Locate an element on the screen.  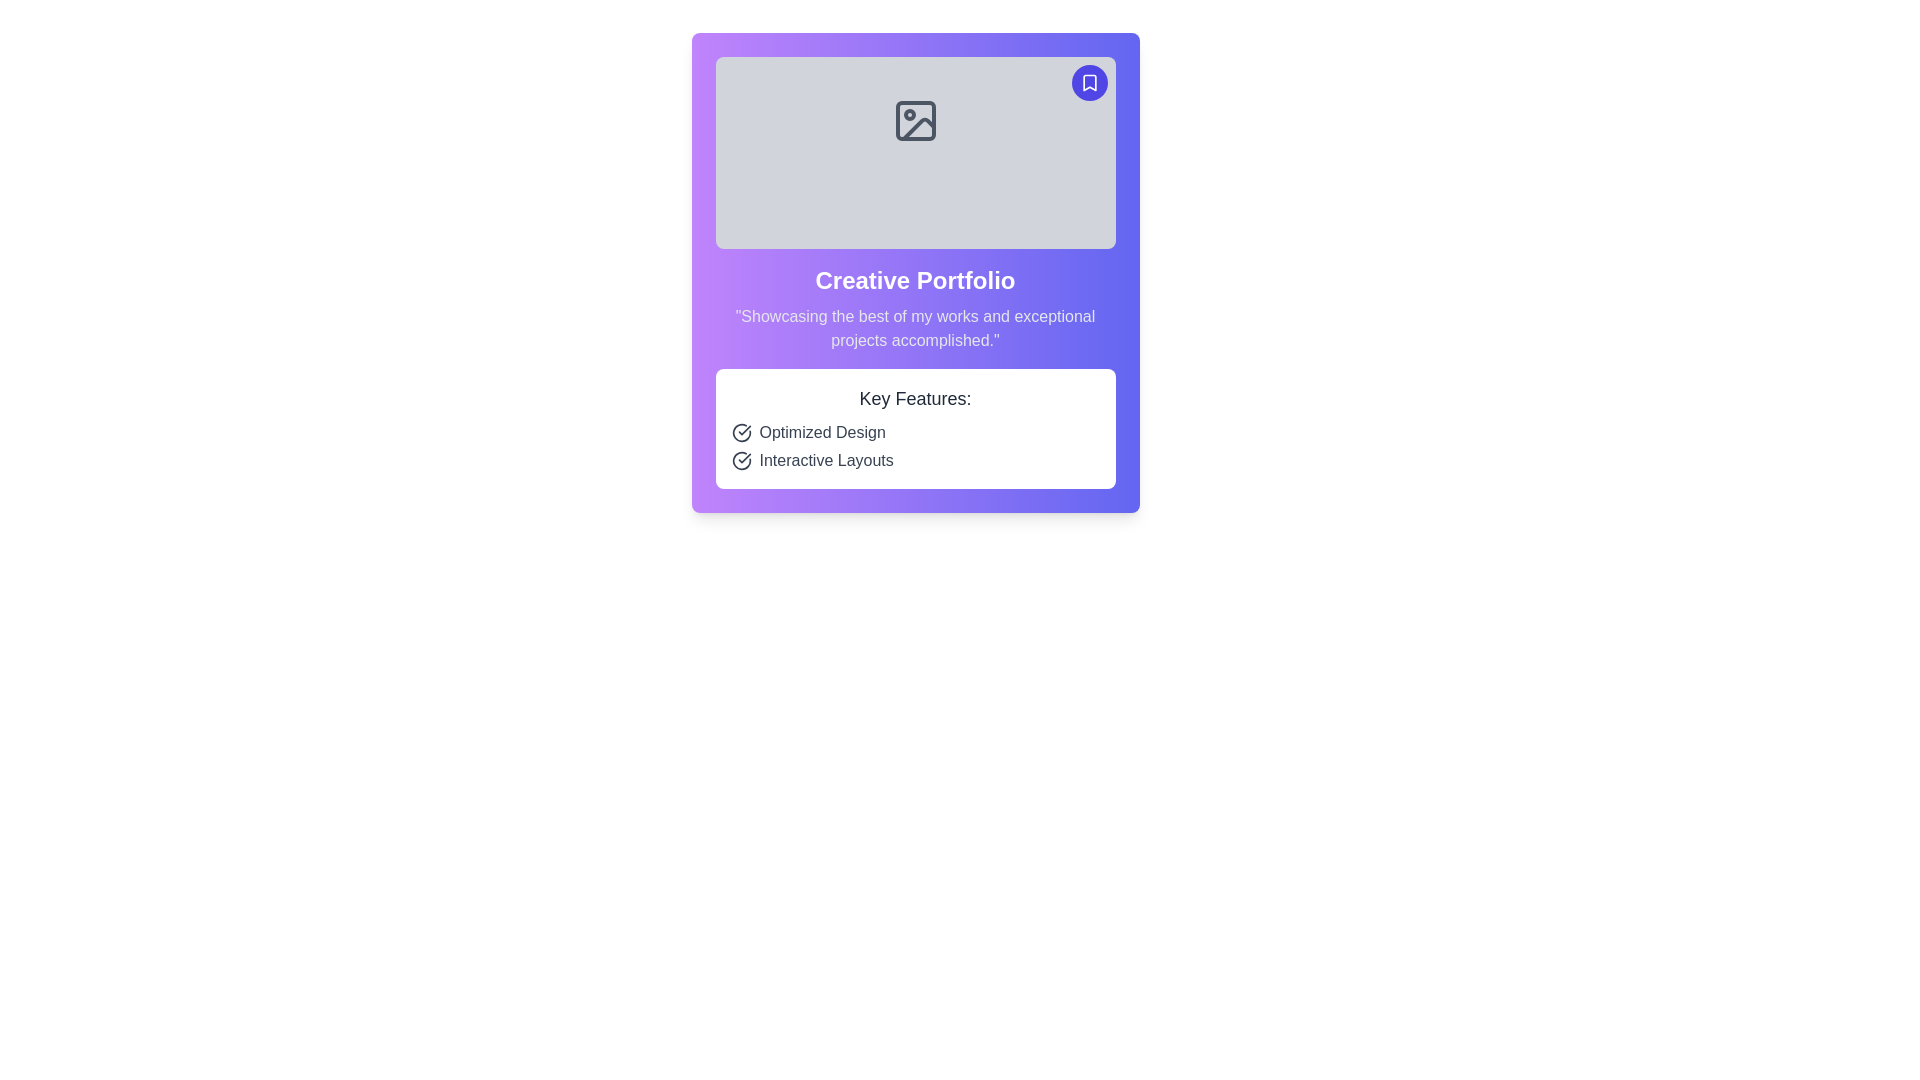
the icon located to the left of the text 'Optimized Design' in the 'Key Features' section of the interface, which indicates completion or agreement is located at coordinates (740, 431).